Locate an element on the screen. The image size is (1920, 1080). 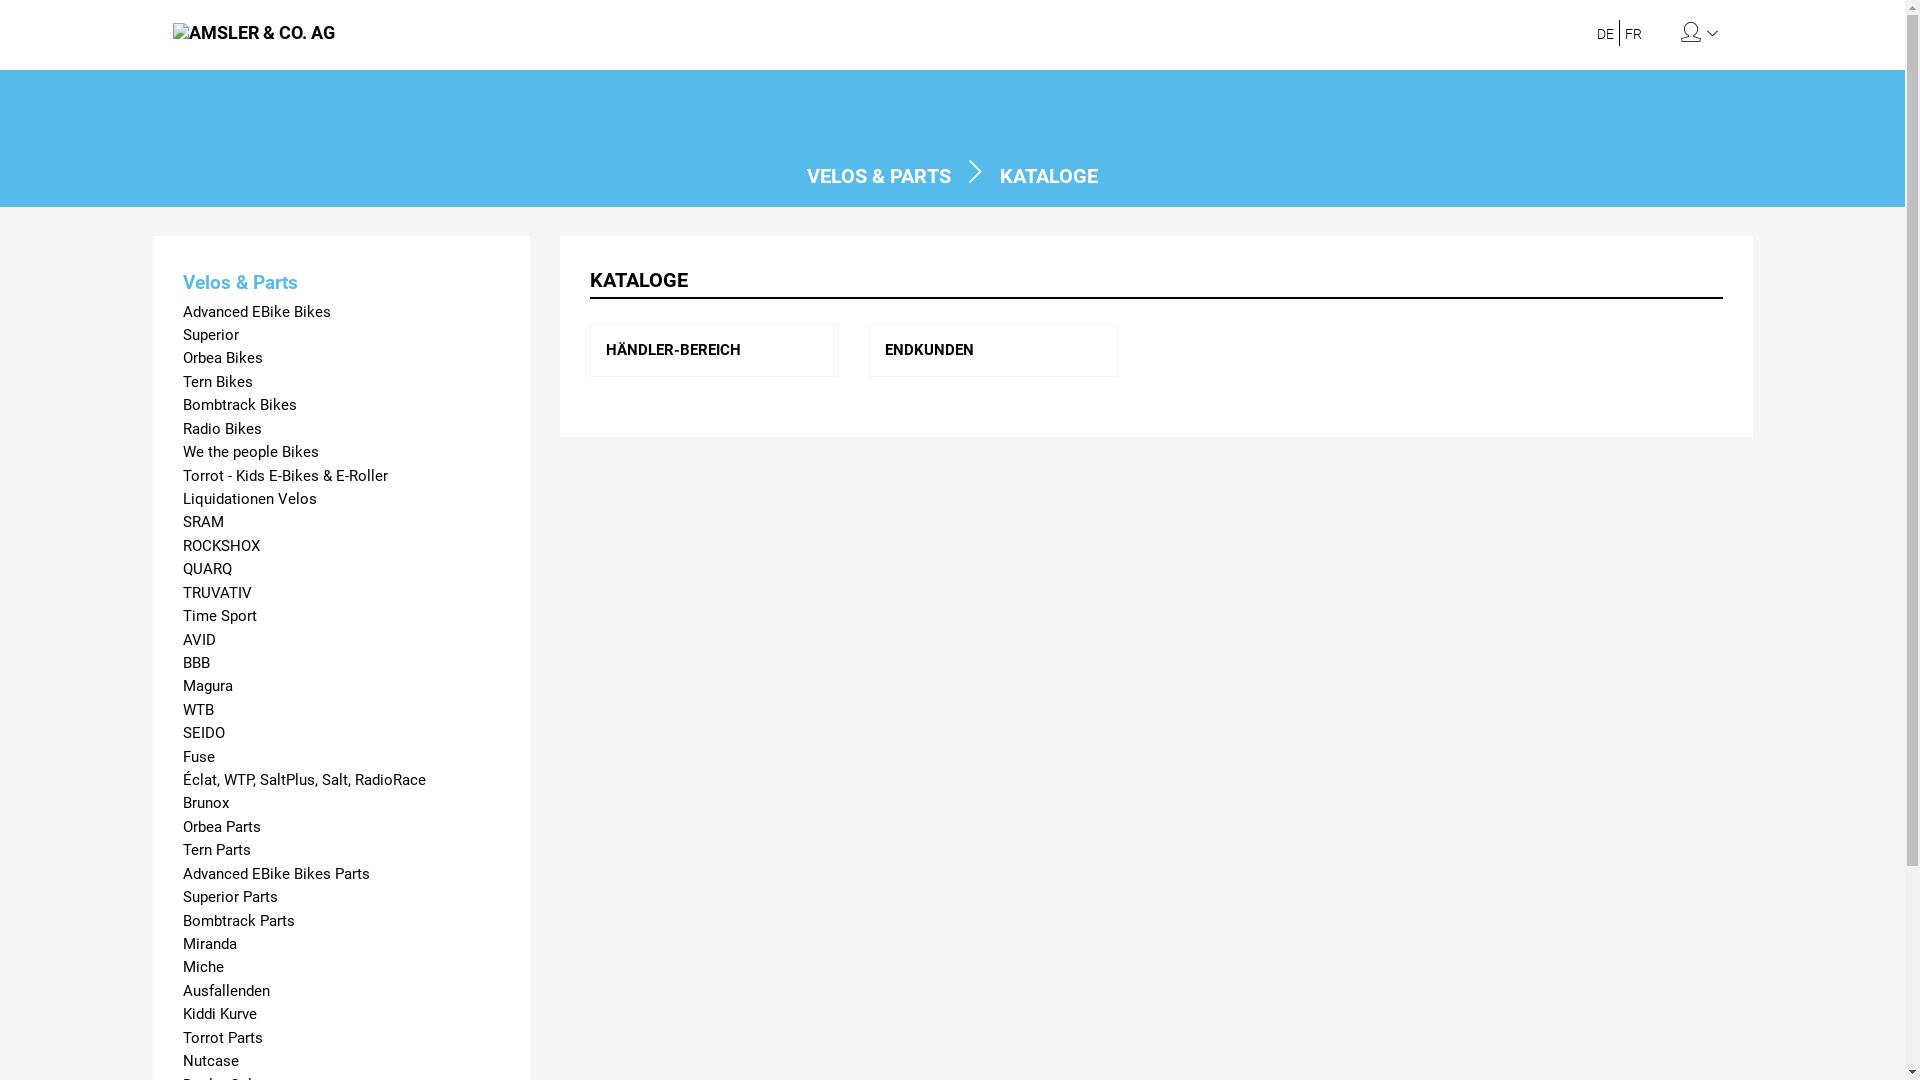
'Torrot Parts' is located at coordinates (182, 1037).